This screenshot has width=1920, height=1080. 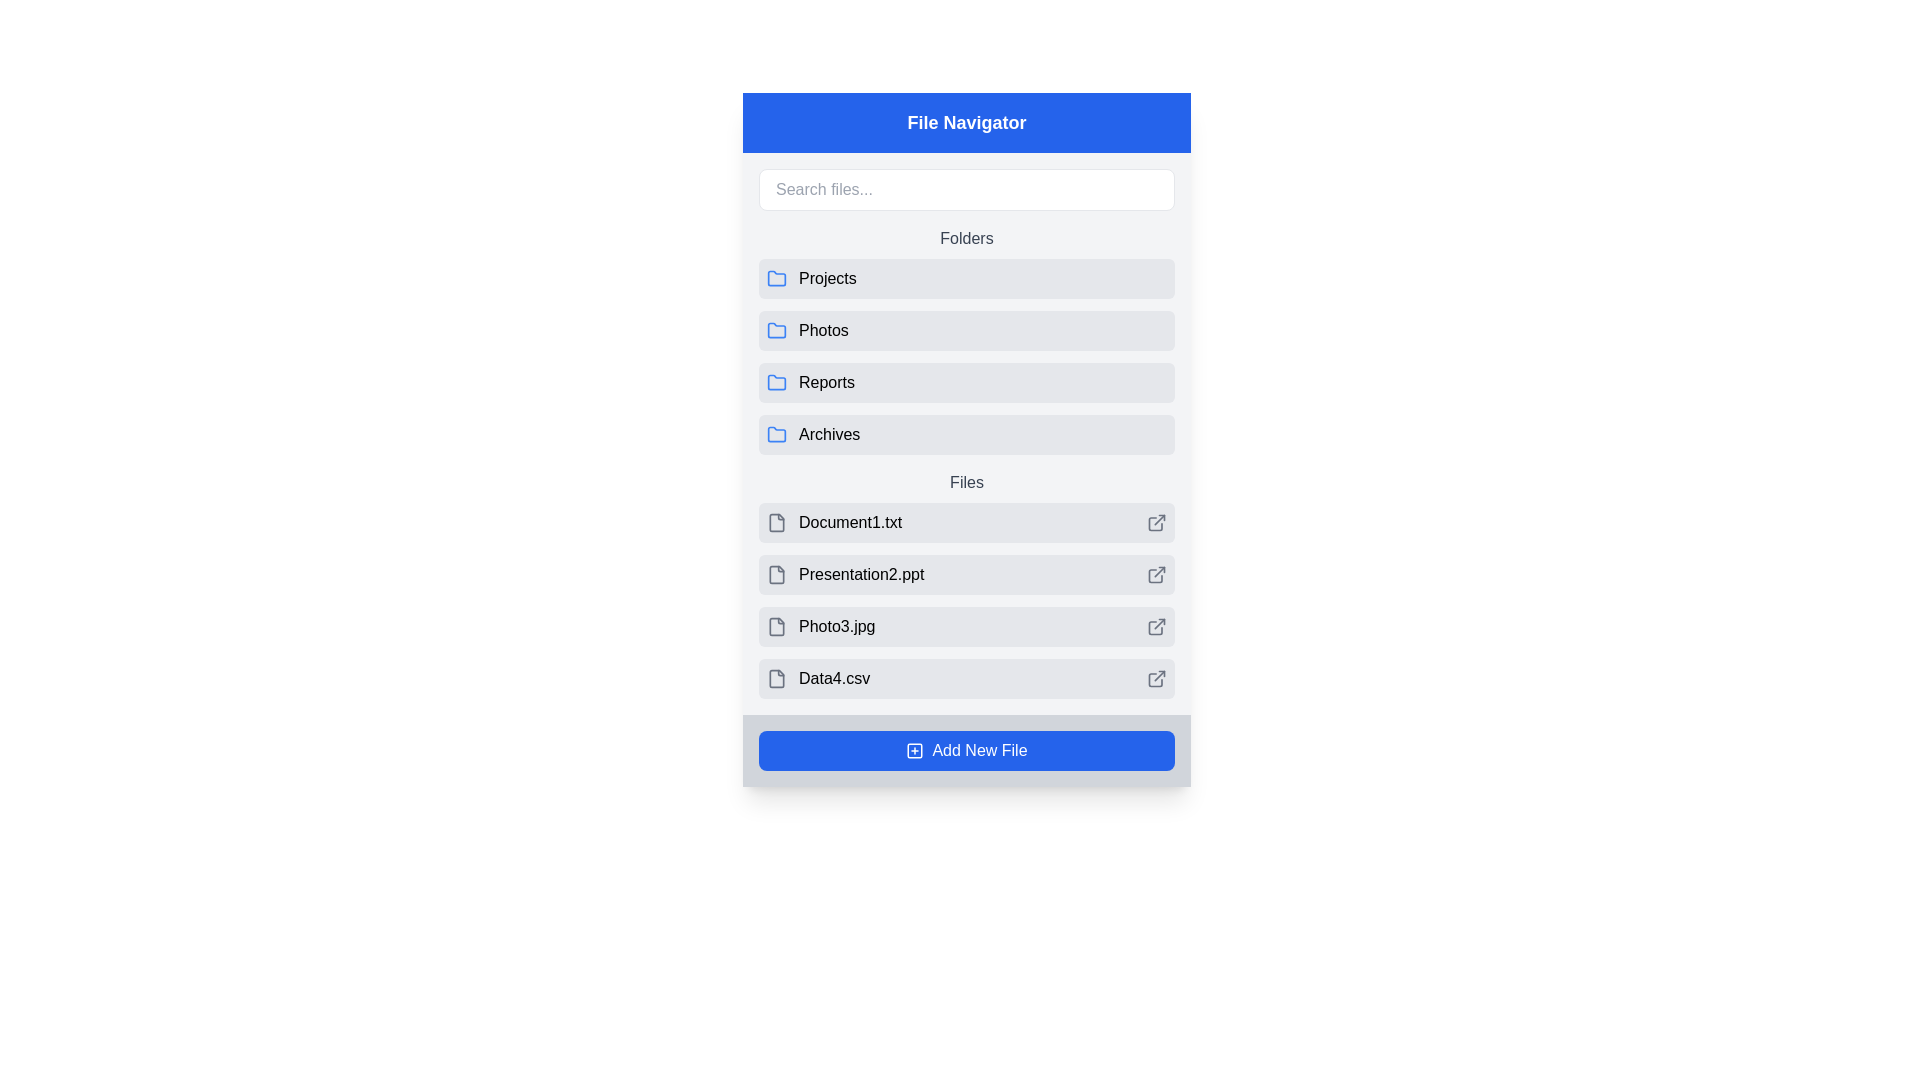 What do you see at coordinates (776, 277) in the screenshot?
I see `the folder icon with a blue border and gray background located to the left of the text 'Projects' under the 'Folders' section in the sidebar` at bounding box center [776, 277].